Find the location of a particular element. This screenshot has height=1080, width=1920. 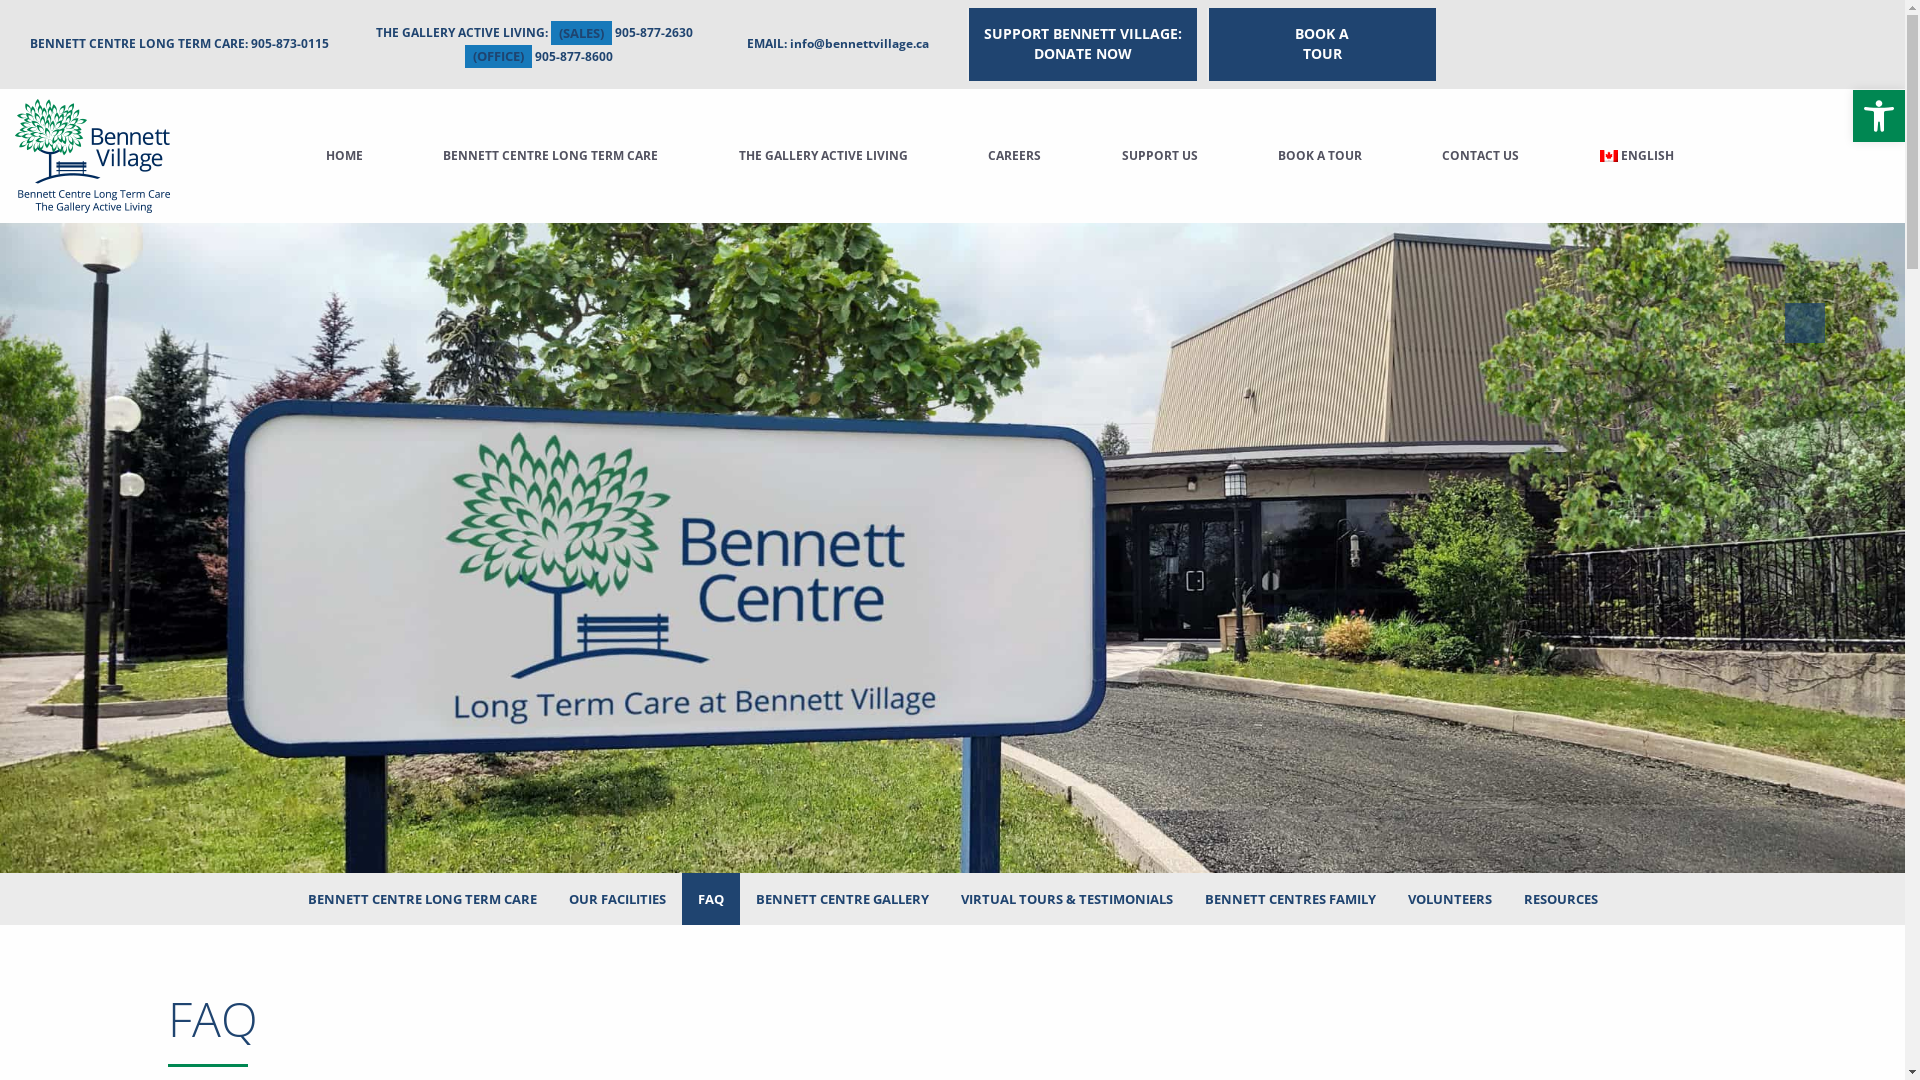

'RESOURCES' is located at coordinates (1559, 897).